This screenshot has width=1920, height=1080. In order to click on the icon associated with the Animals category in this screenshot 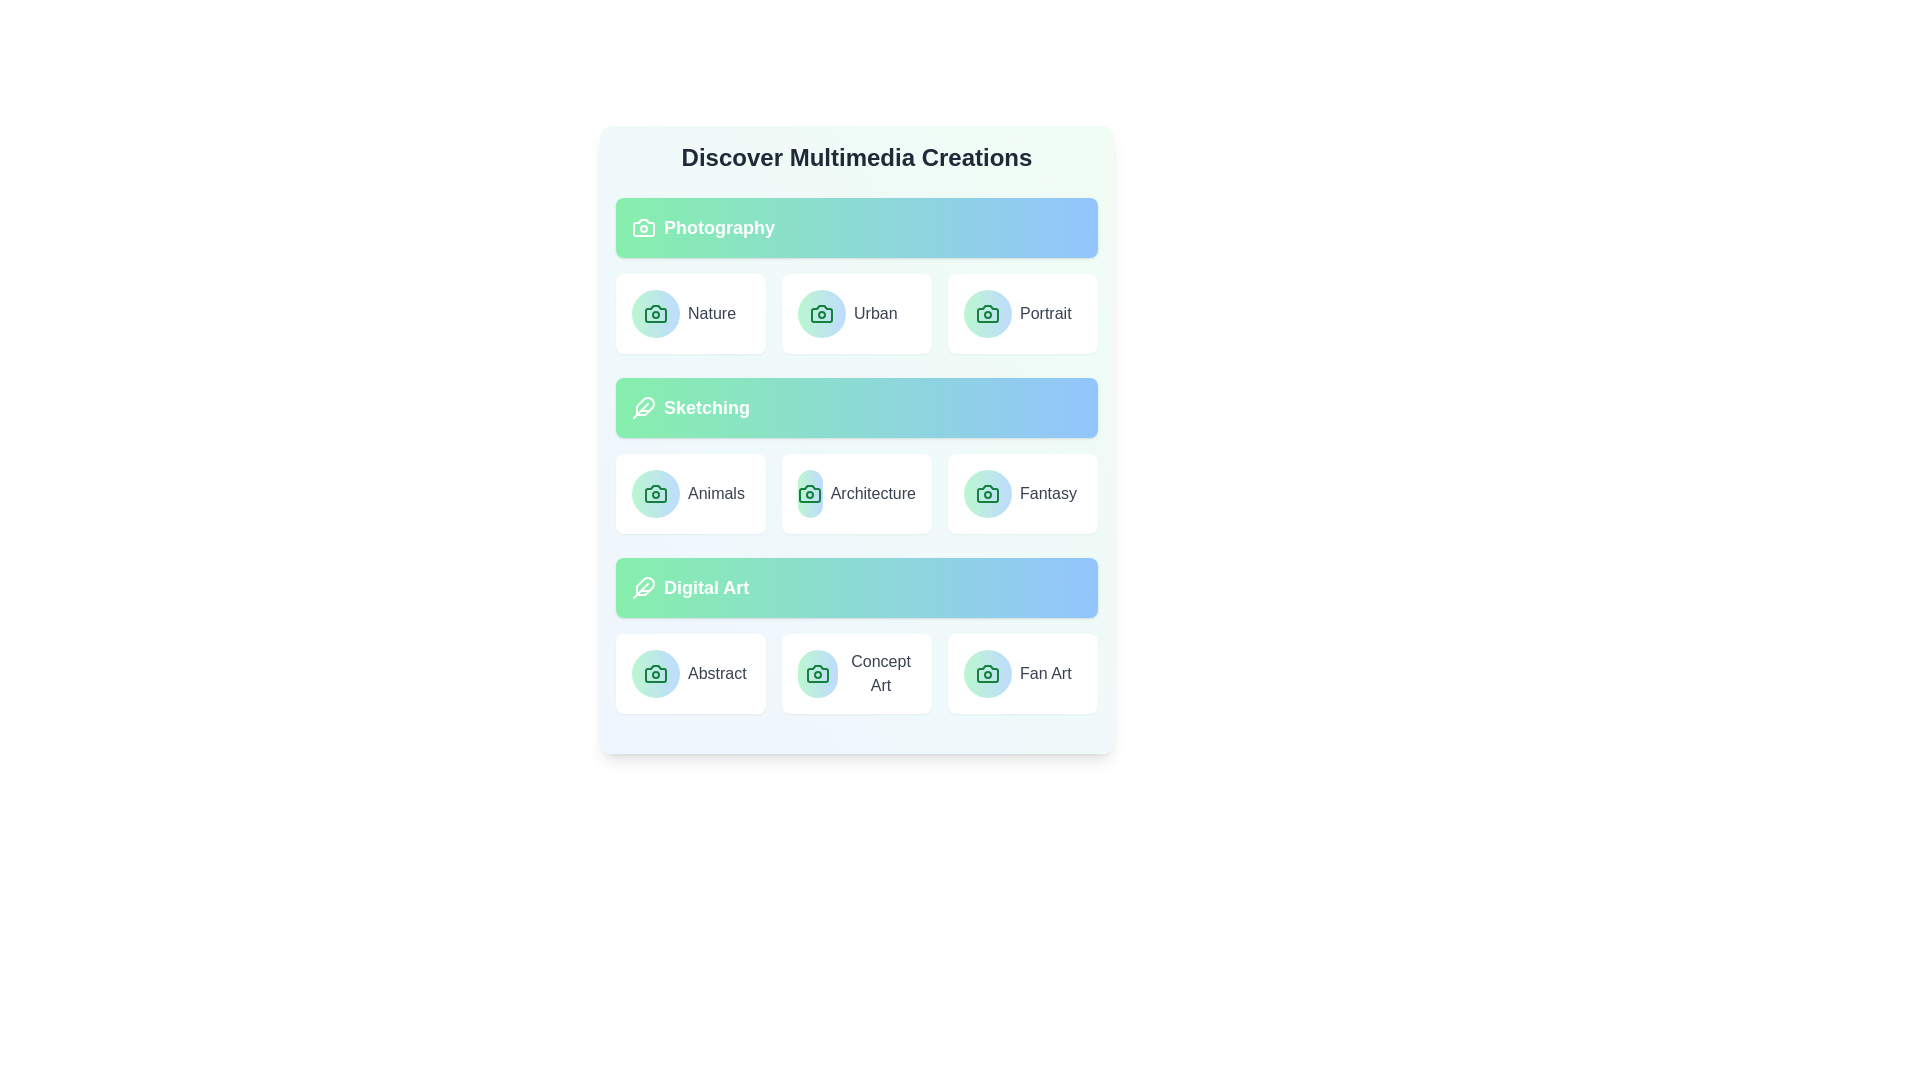, I will do `click(656, 493)`.